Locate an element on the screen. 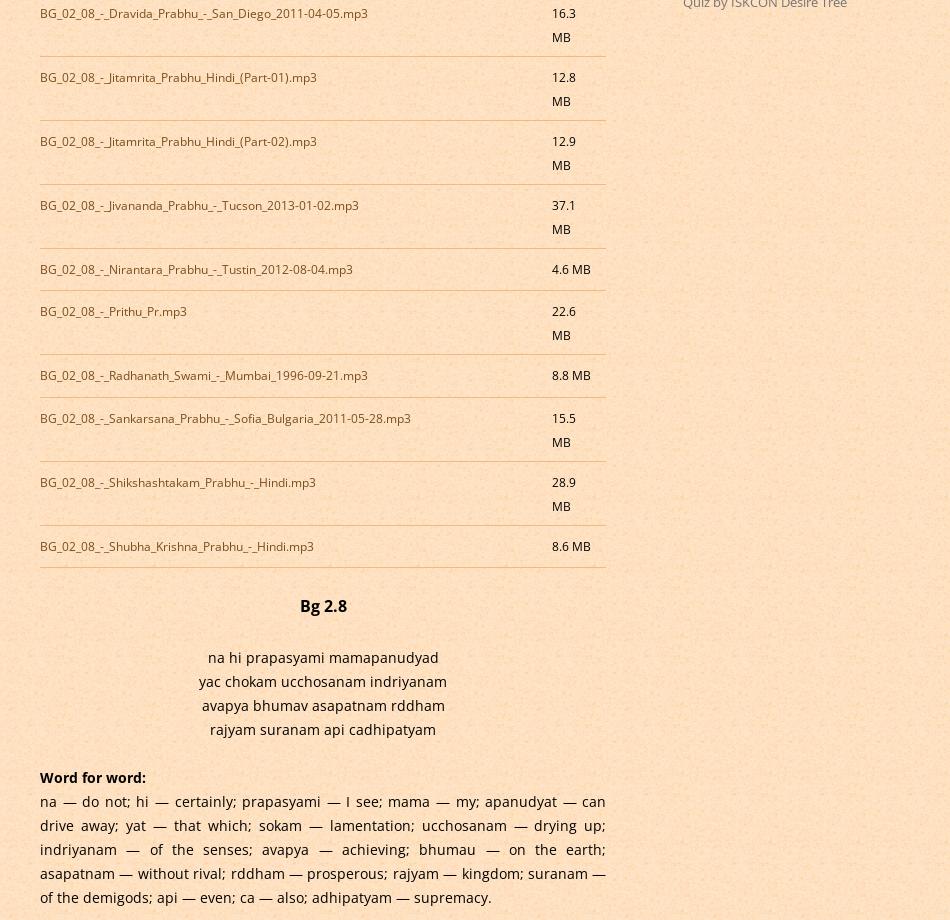 The image size is (950, 920). 'BG_02_08_-_Shikshashtakam_Prabhu_-_Hindi.mp3' is located at coordinates (176, 481).